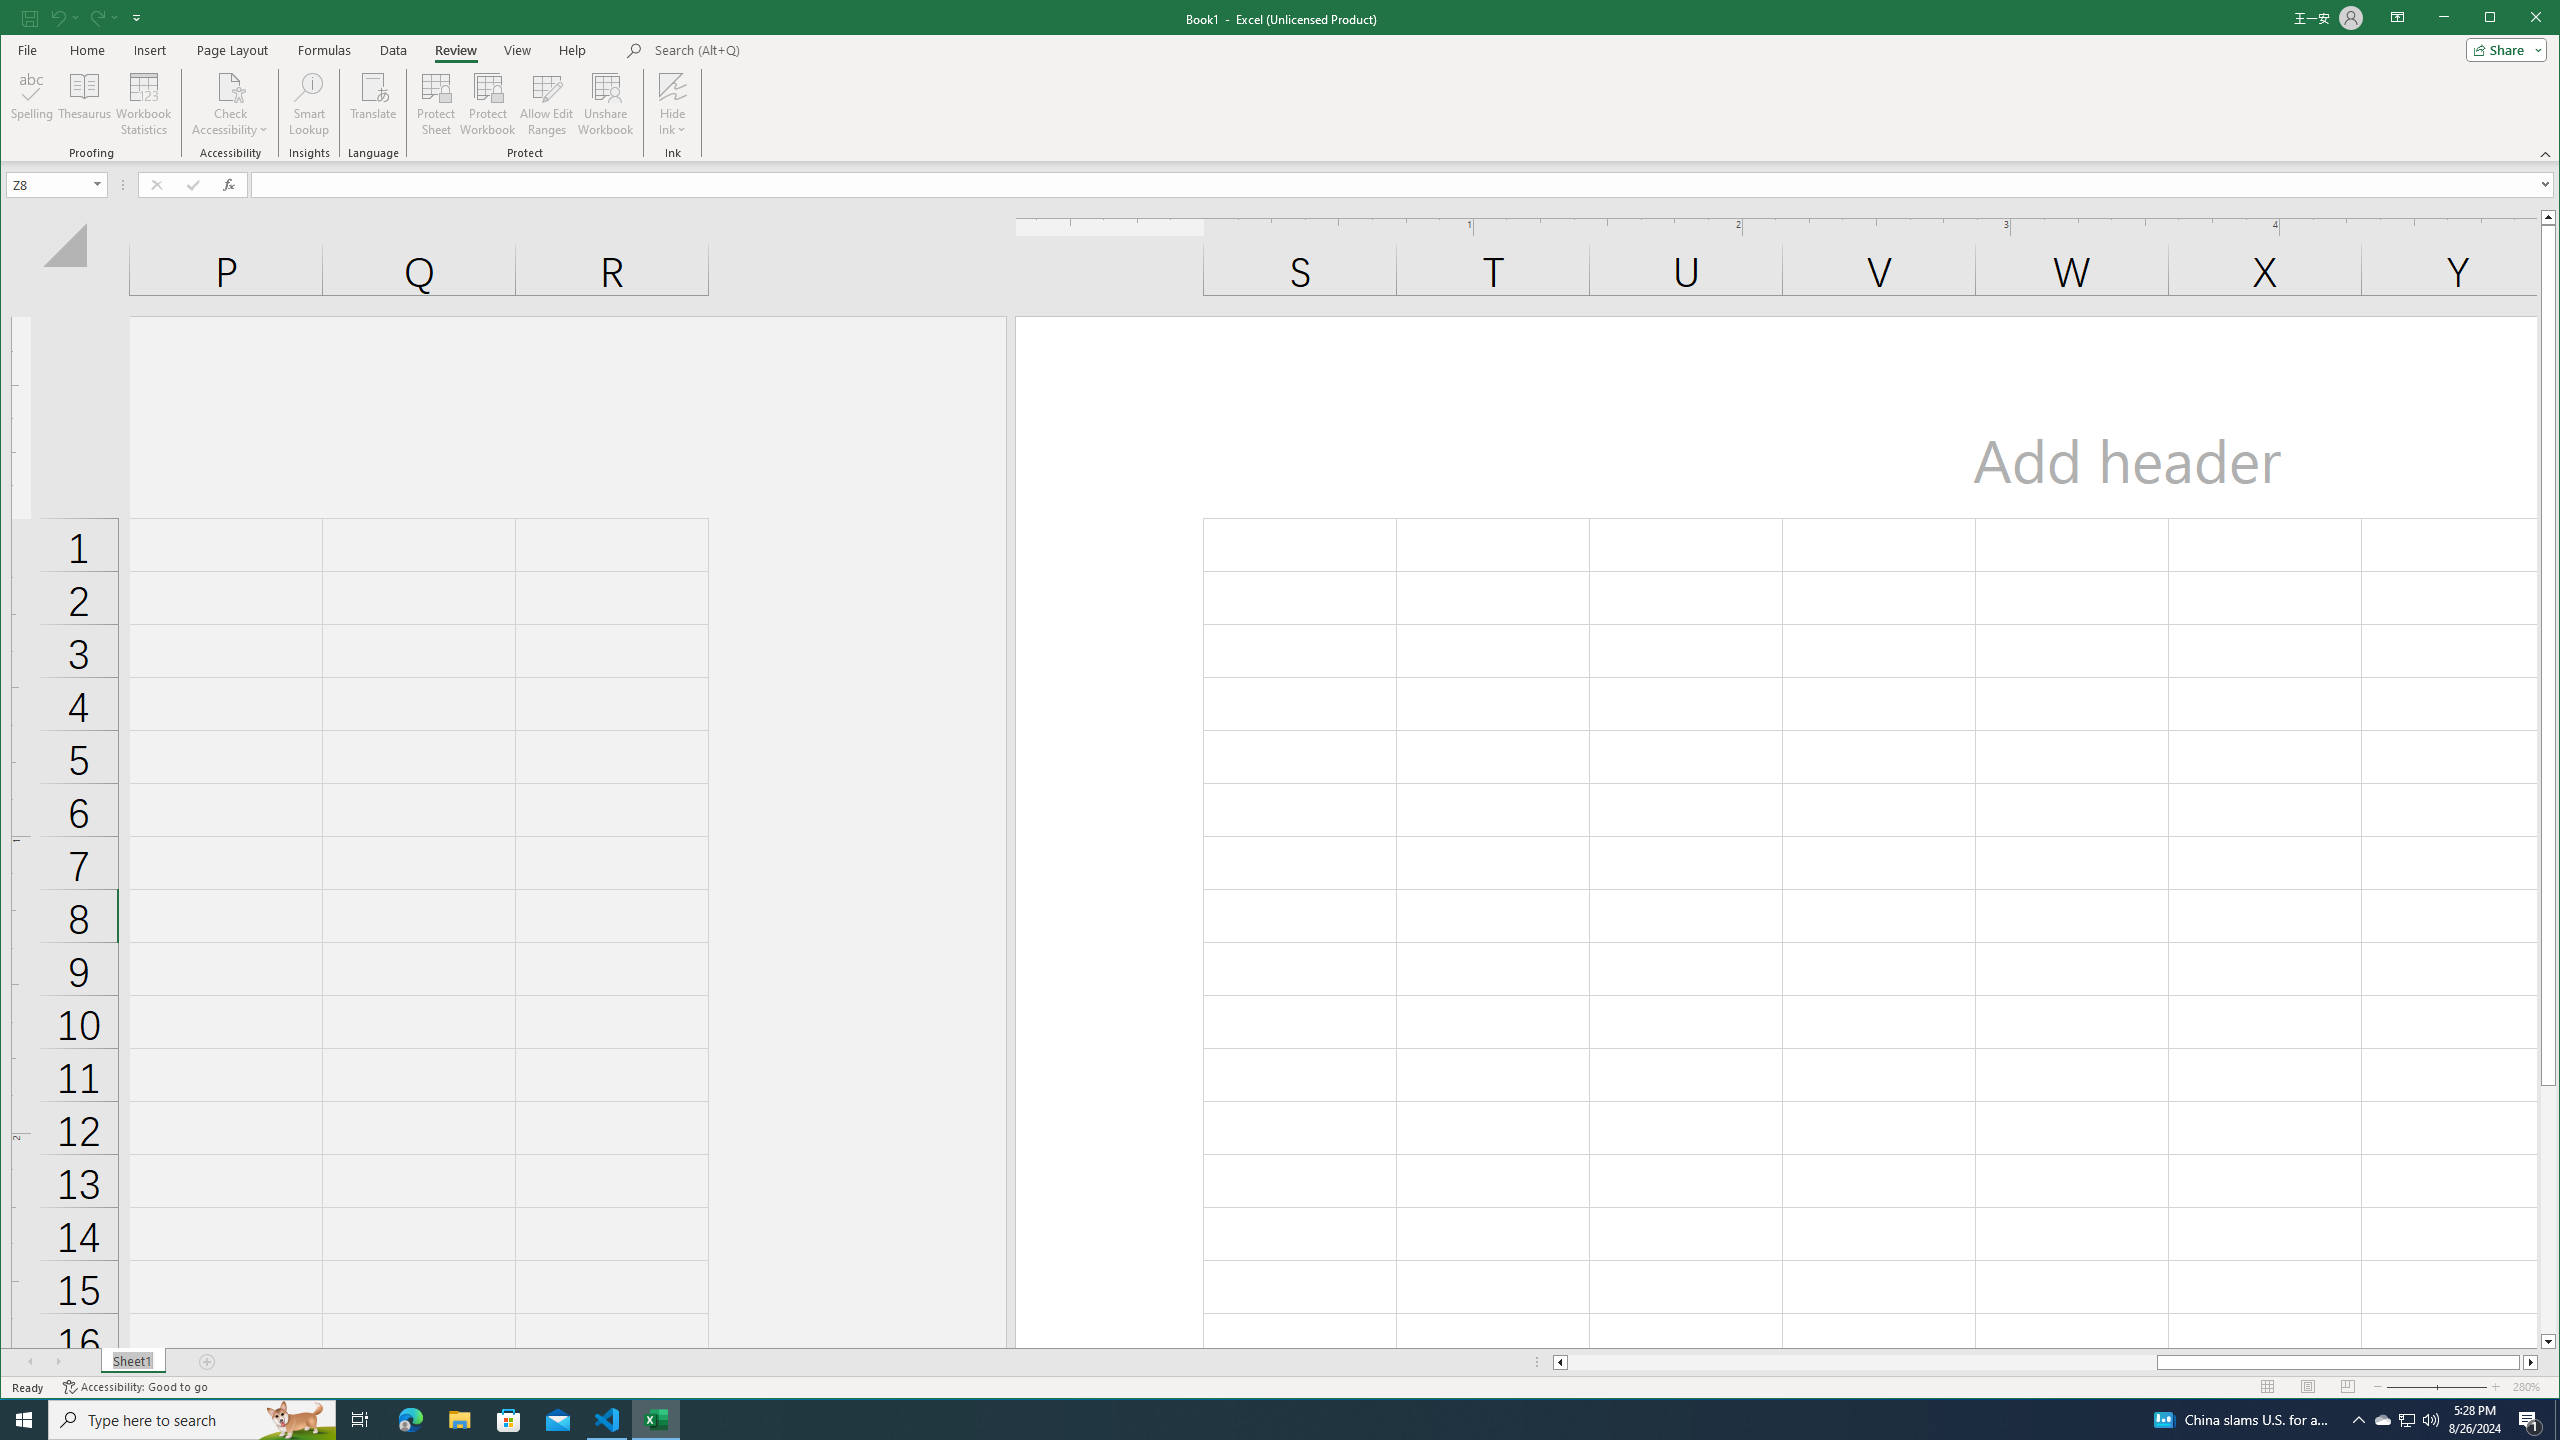 The image size is (2560, 1440). What do you see at coordinates (133, 1362) in the screenshot?
I see `'Sheet Tab'` at bounding box center [133, 1362].